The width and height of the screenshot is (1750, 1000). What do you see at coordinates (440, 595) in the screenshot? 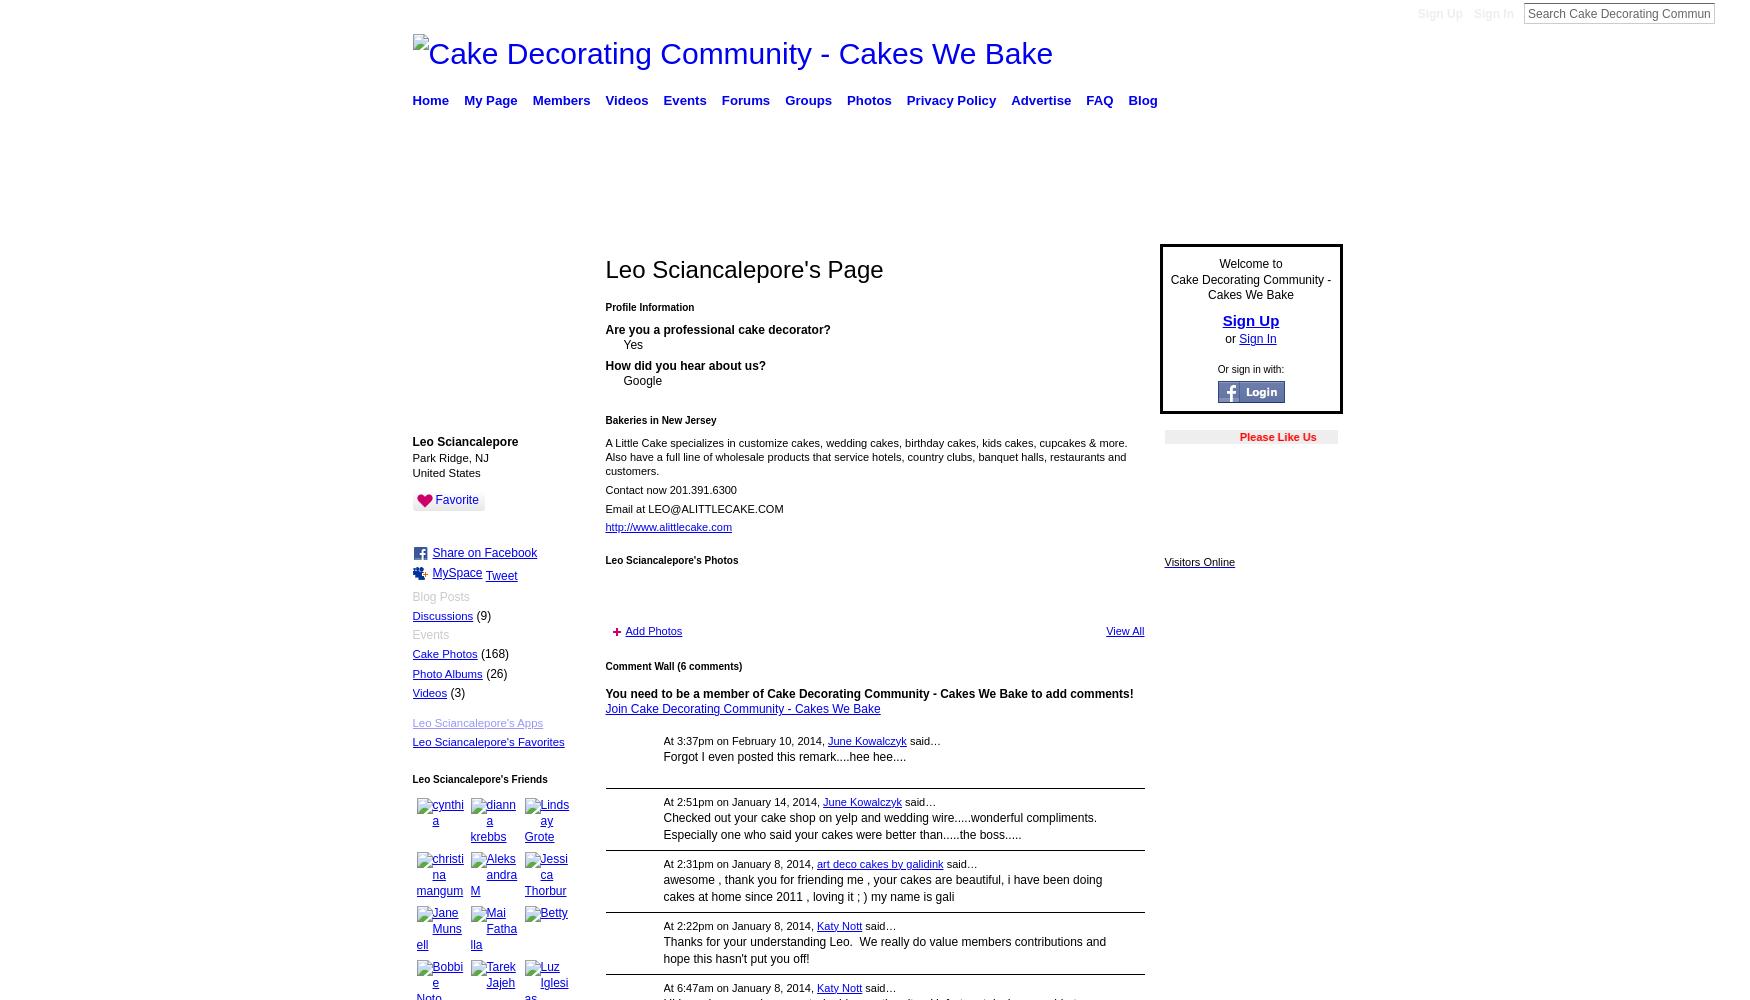
I see `'Blog Posts'` at bounding box center [440, 595].